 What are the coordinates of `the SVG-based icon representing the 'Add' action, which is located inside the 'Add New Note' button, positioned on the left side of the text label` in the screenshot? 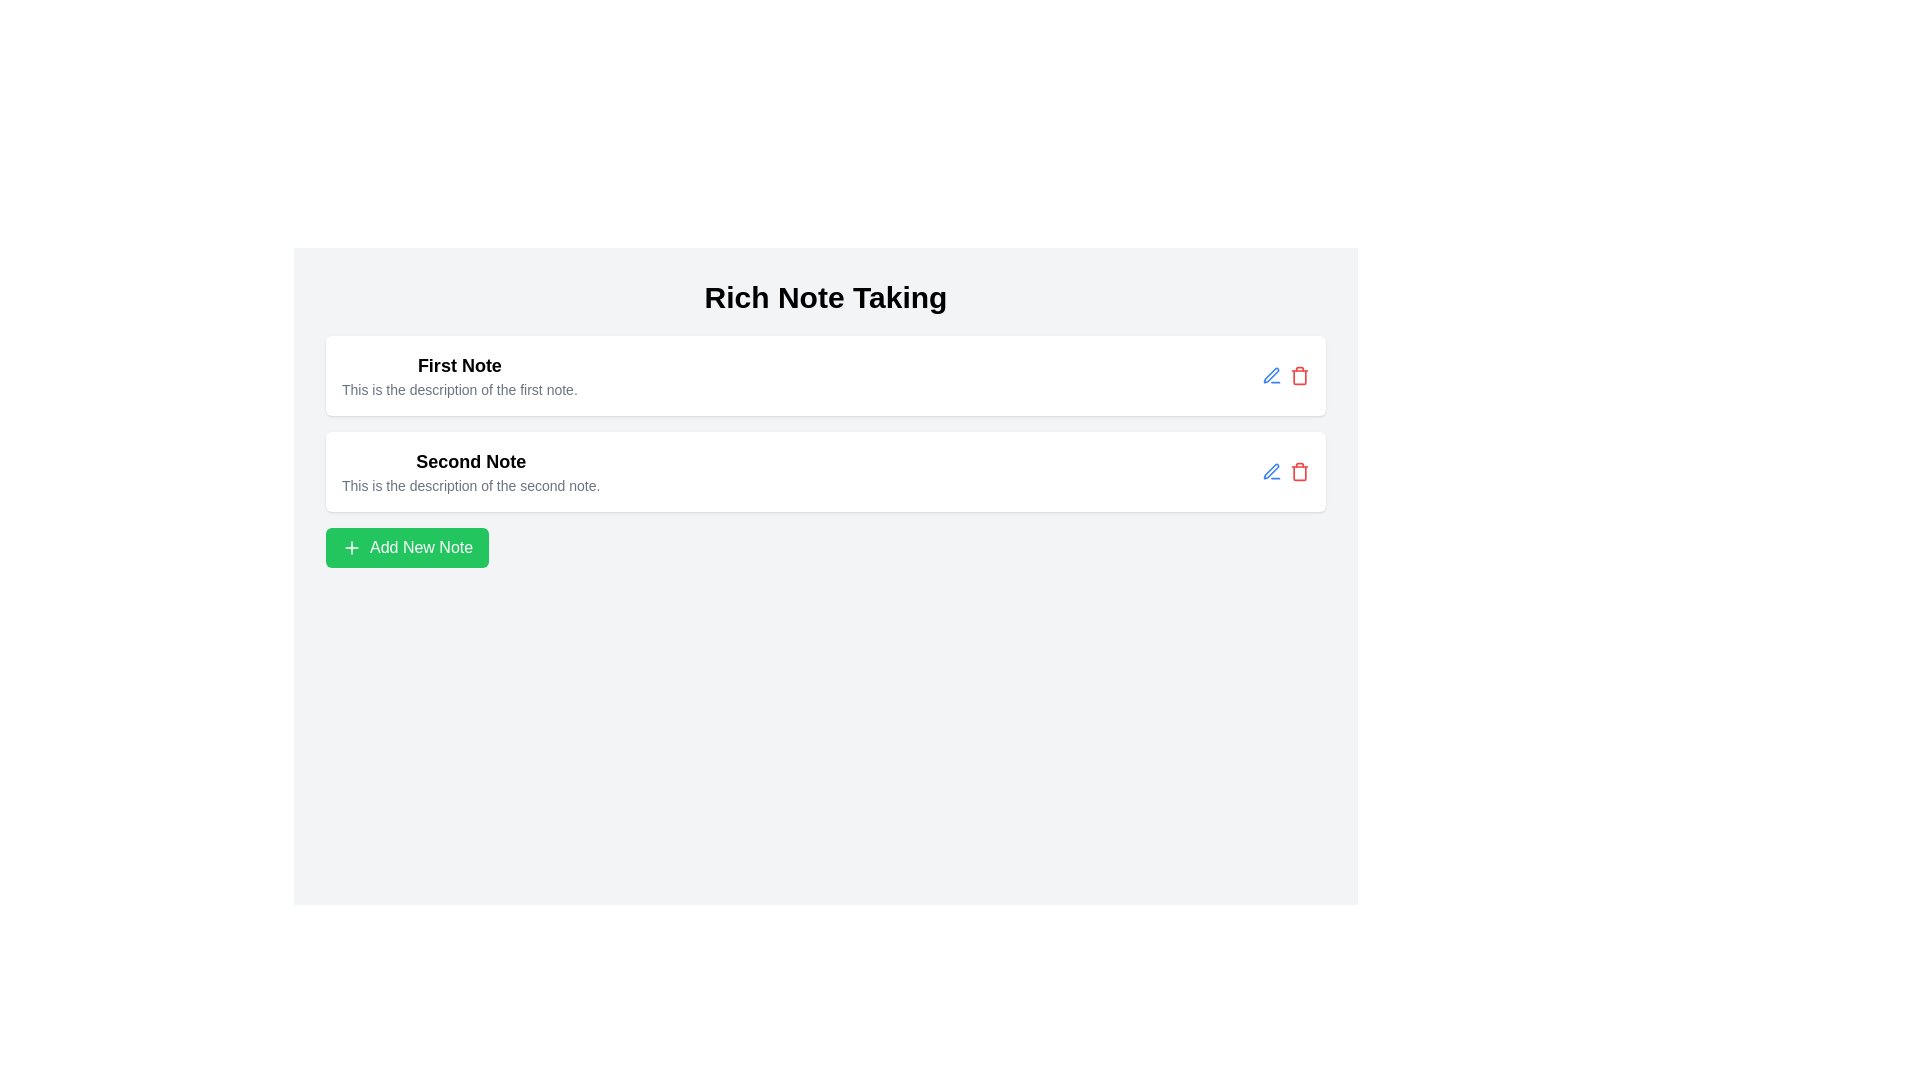 It's located at (351, 547).